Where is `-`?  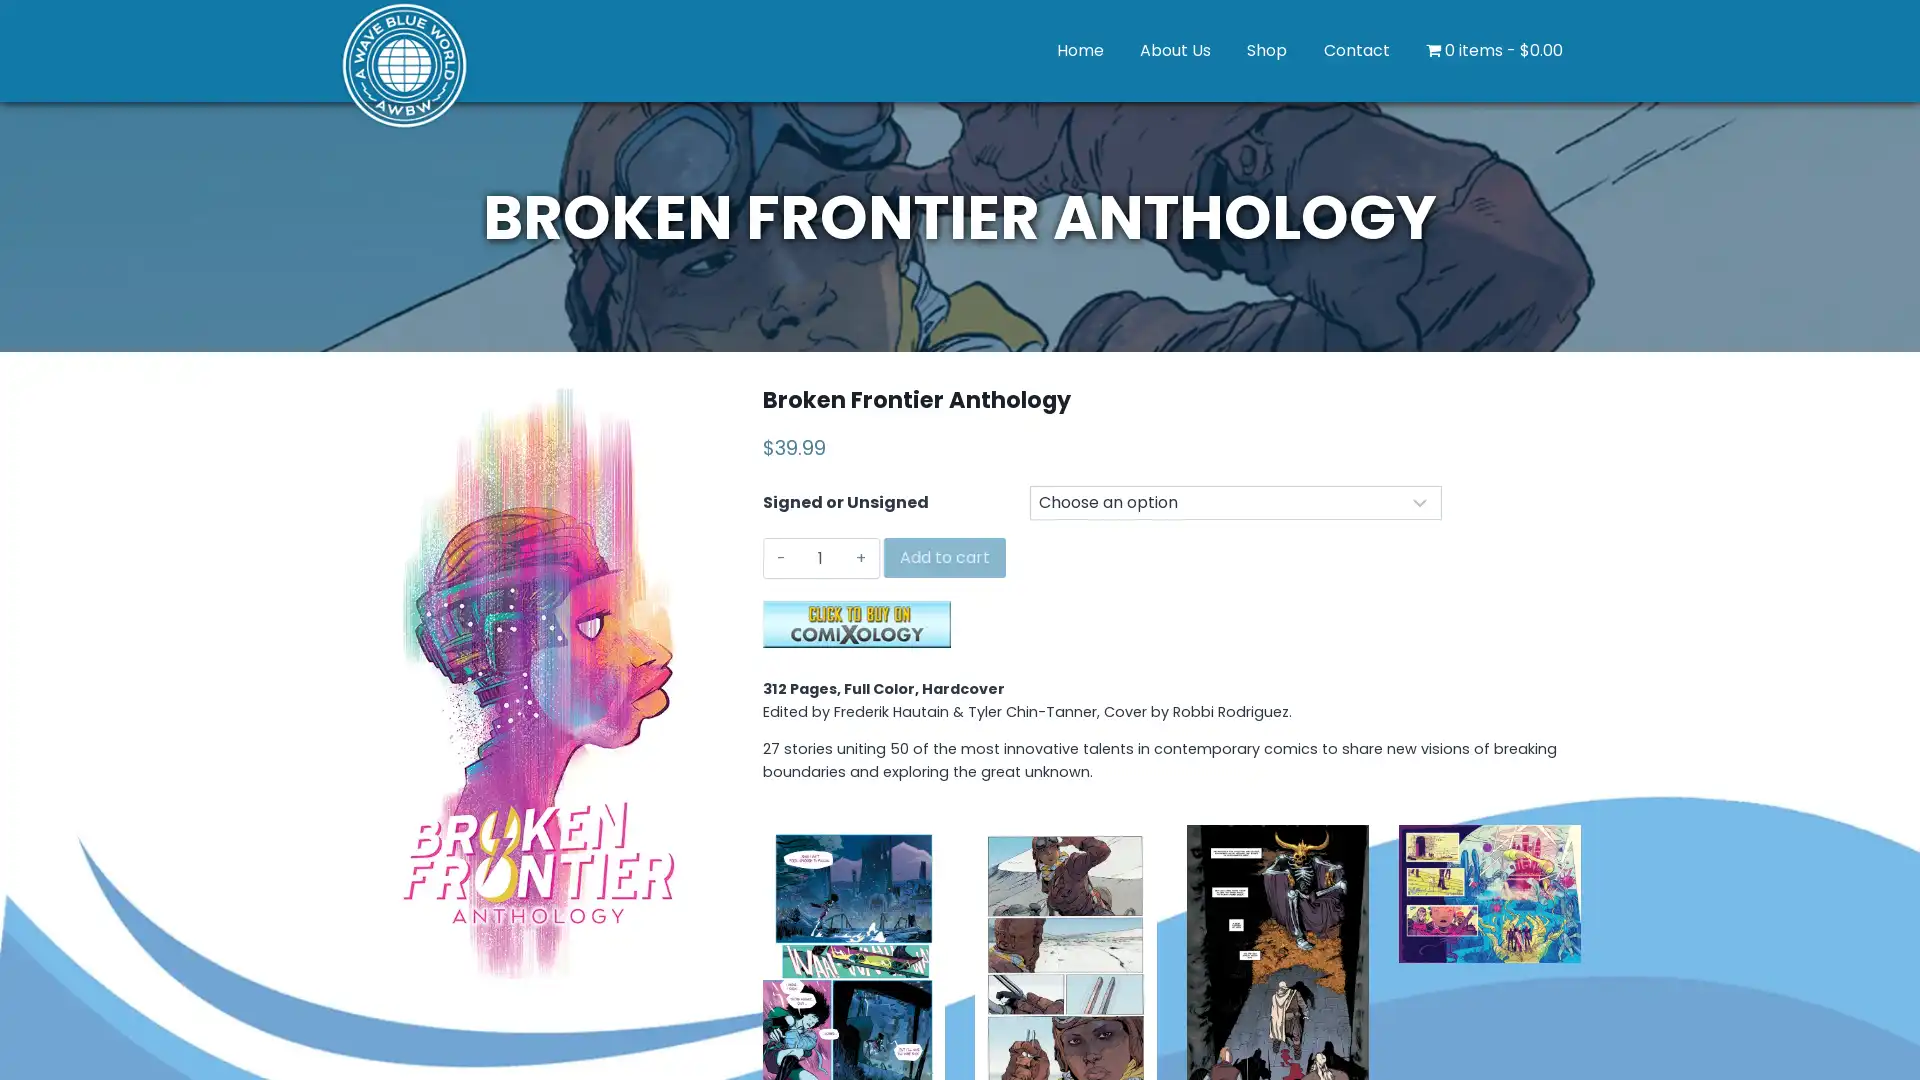
- is located at coordinates (780, 558).